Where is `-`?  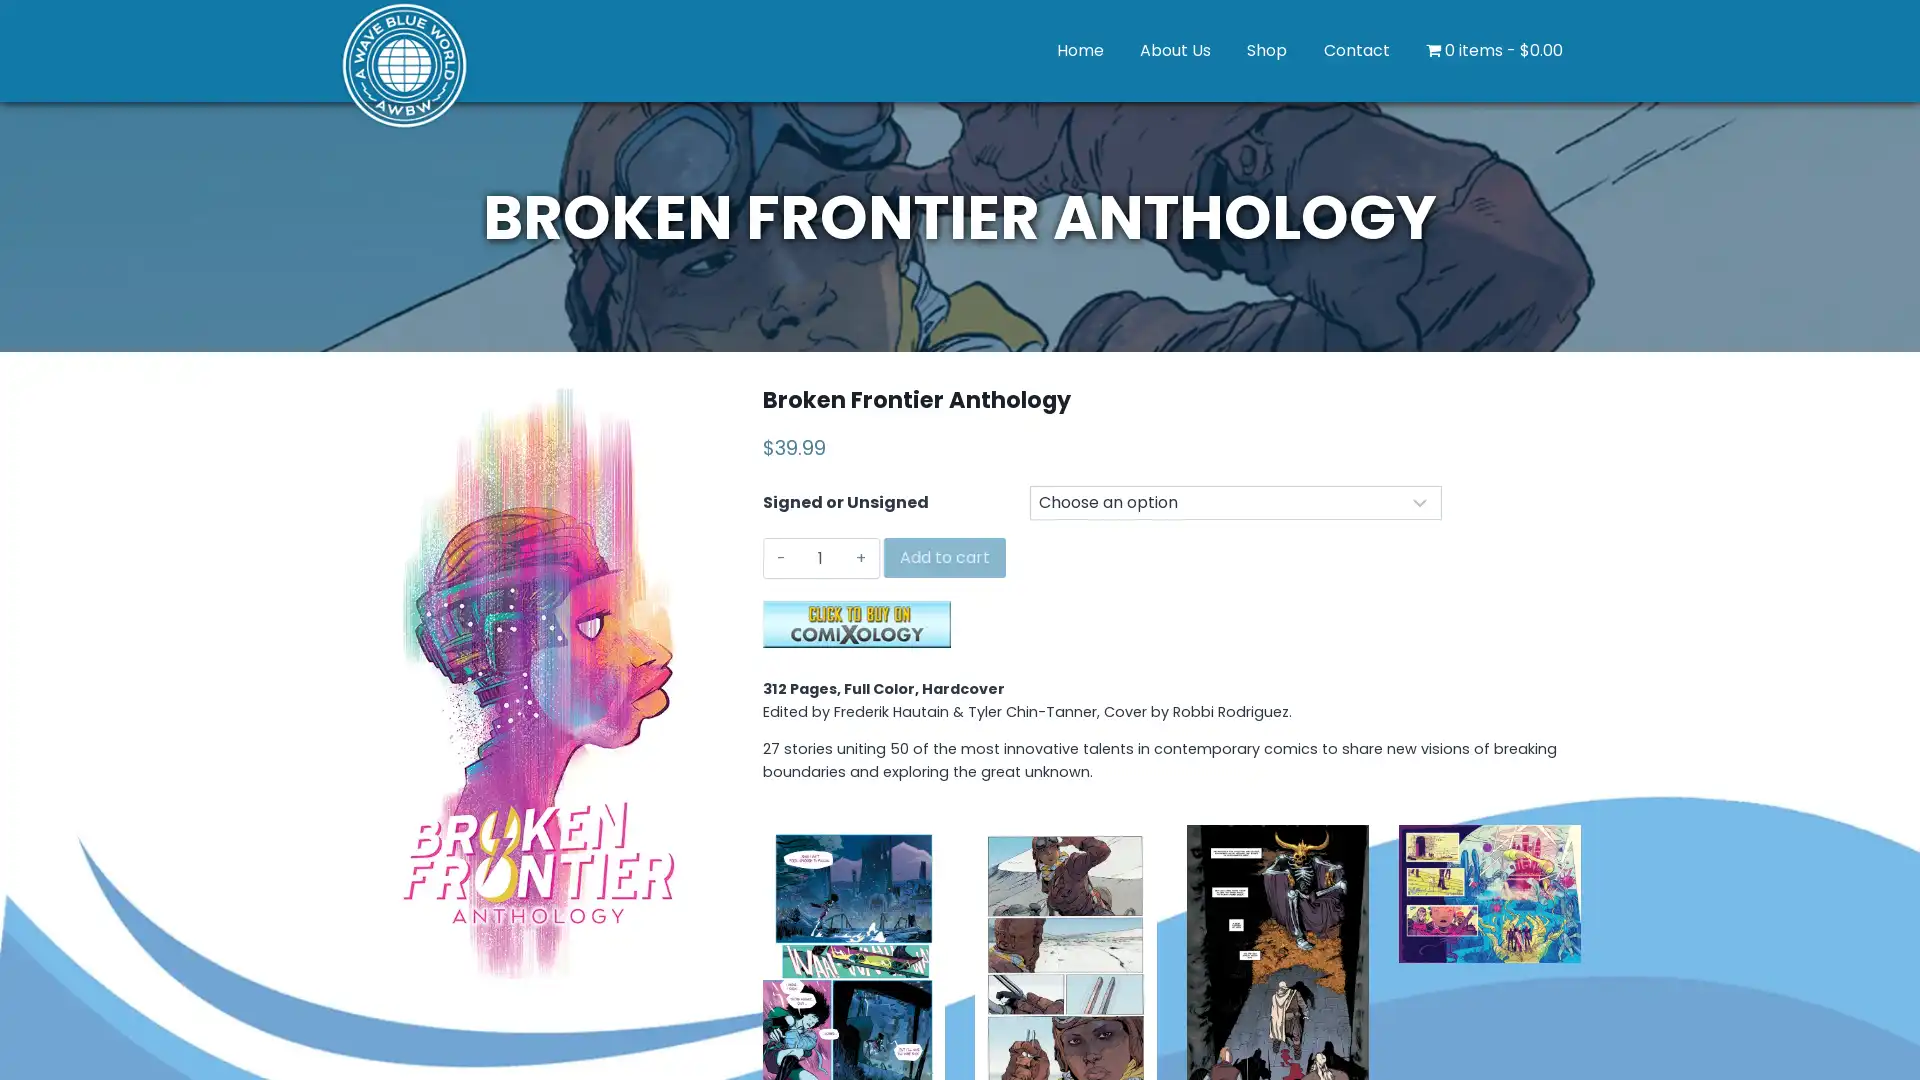
- is located at coordinates (780, 558).